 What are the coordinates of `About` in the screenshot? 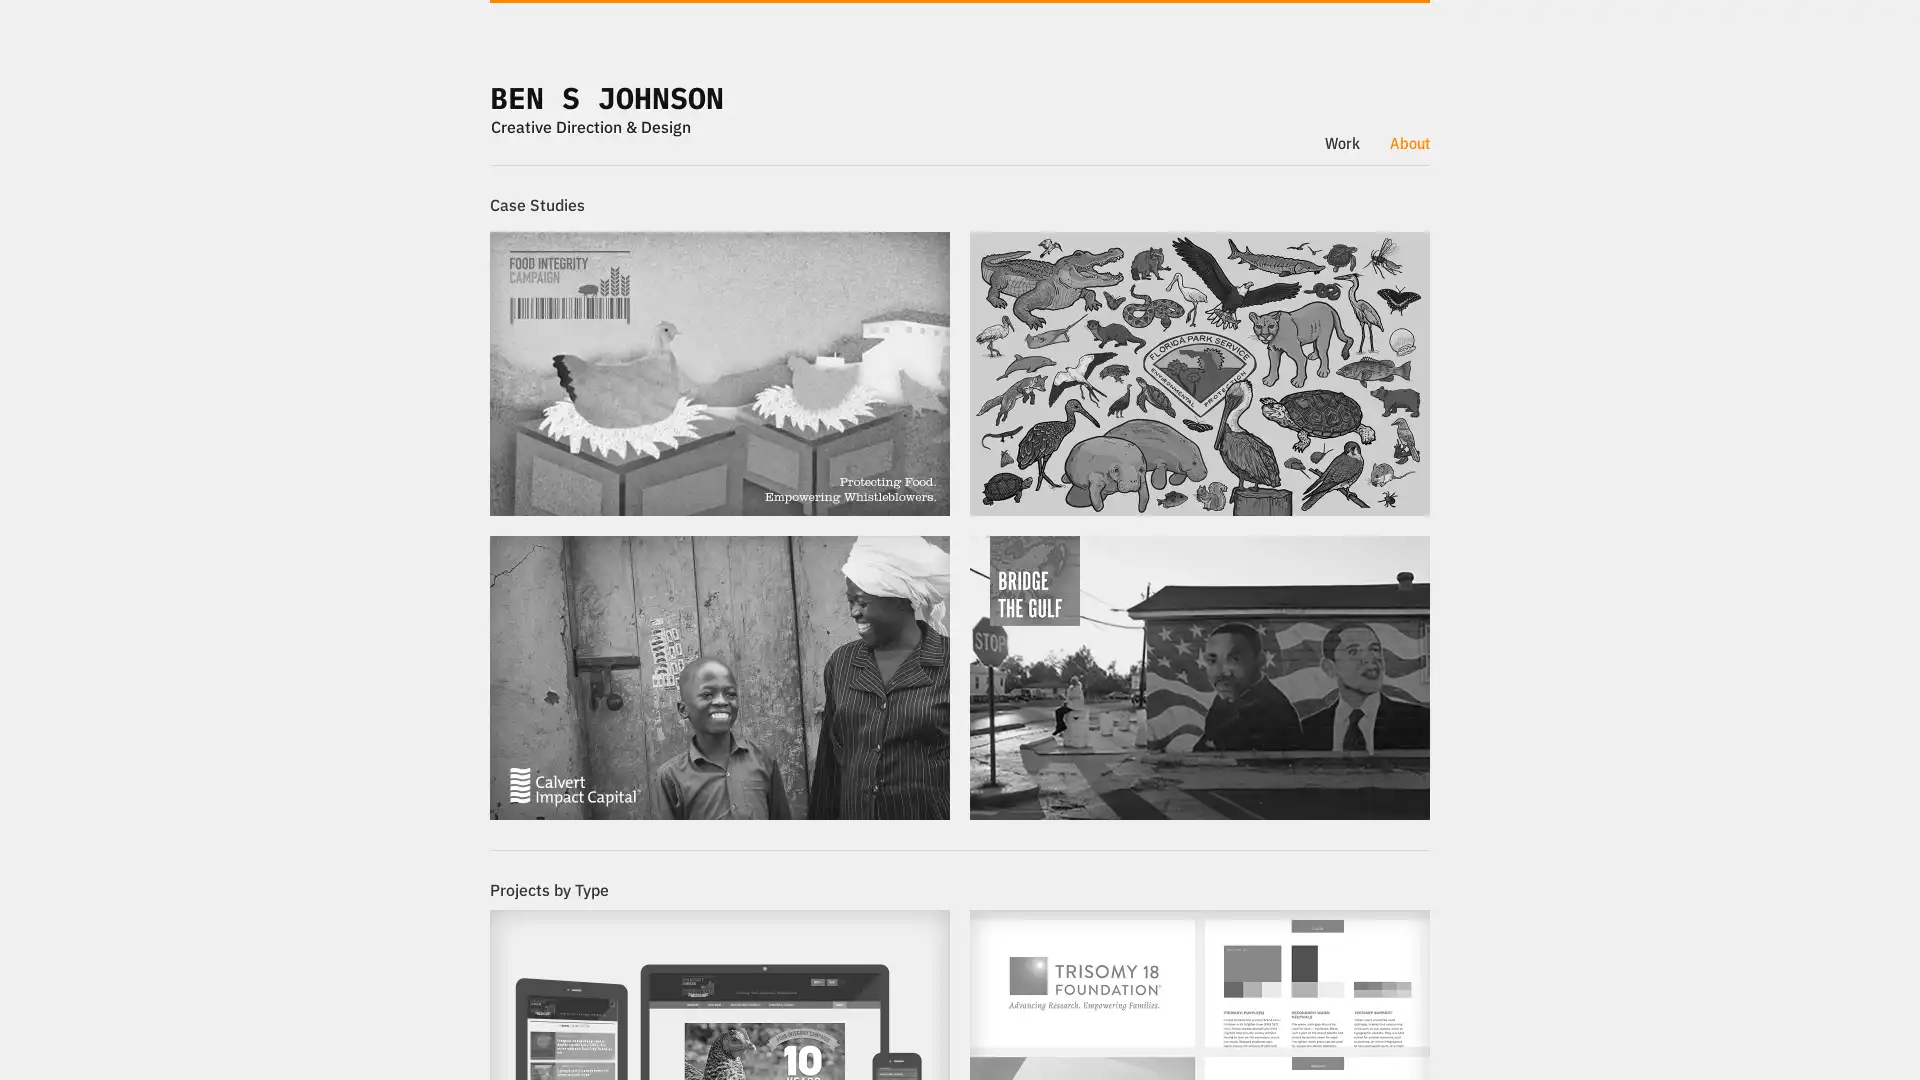 It's located at (1409, 141).